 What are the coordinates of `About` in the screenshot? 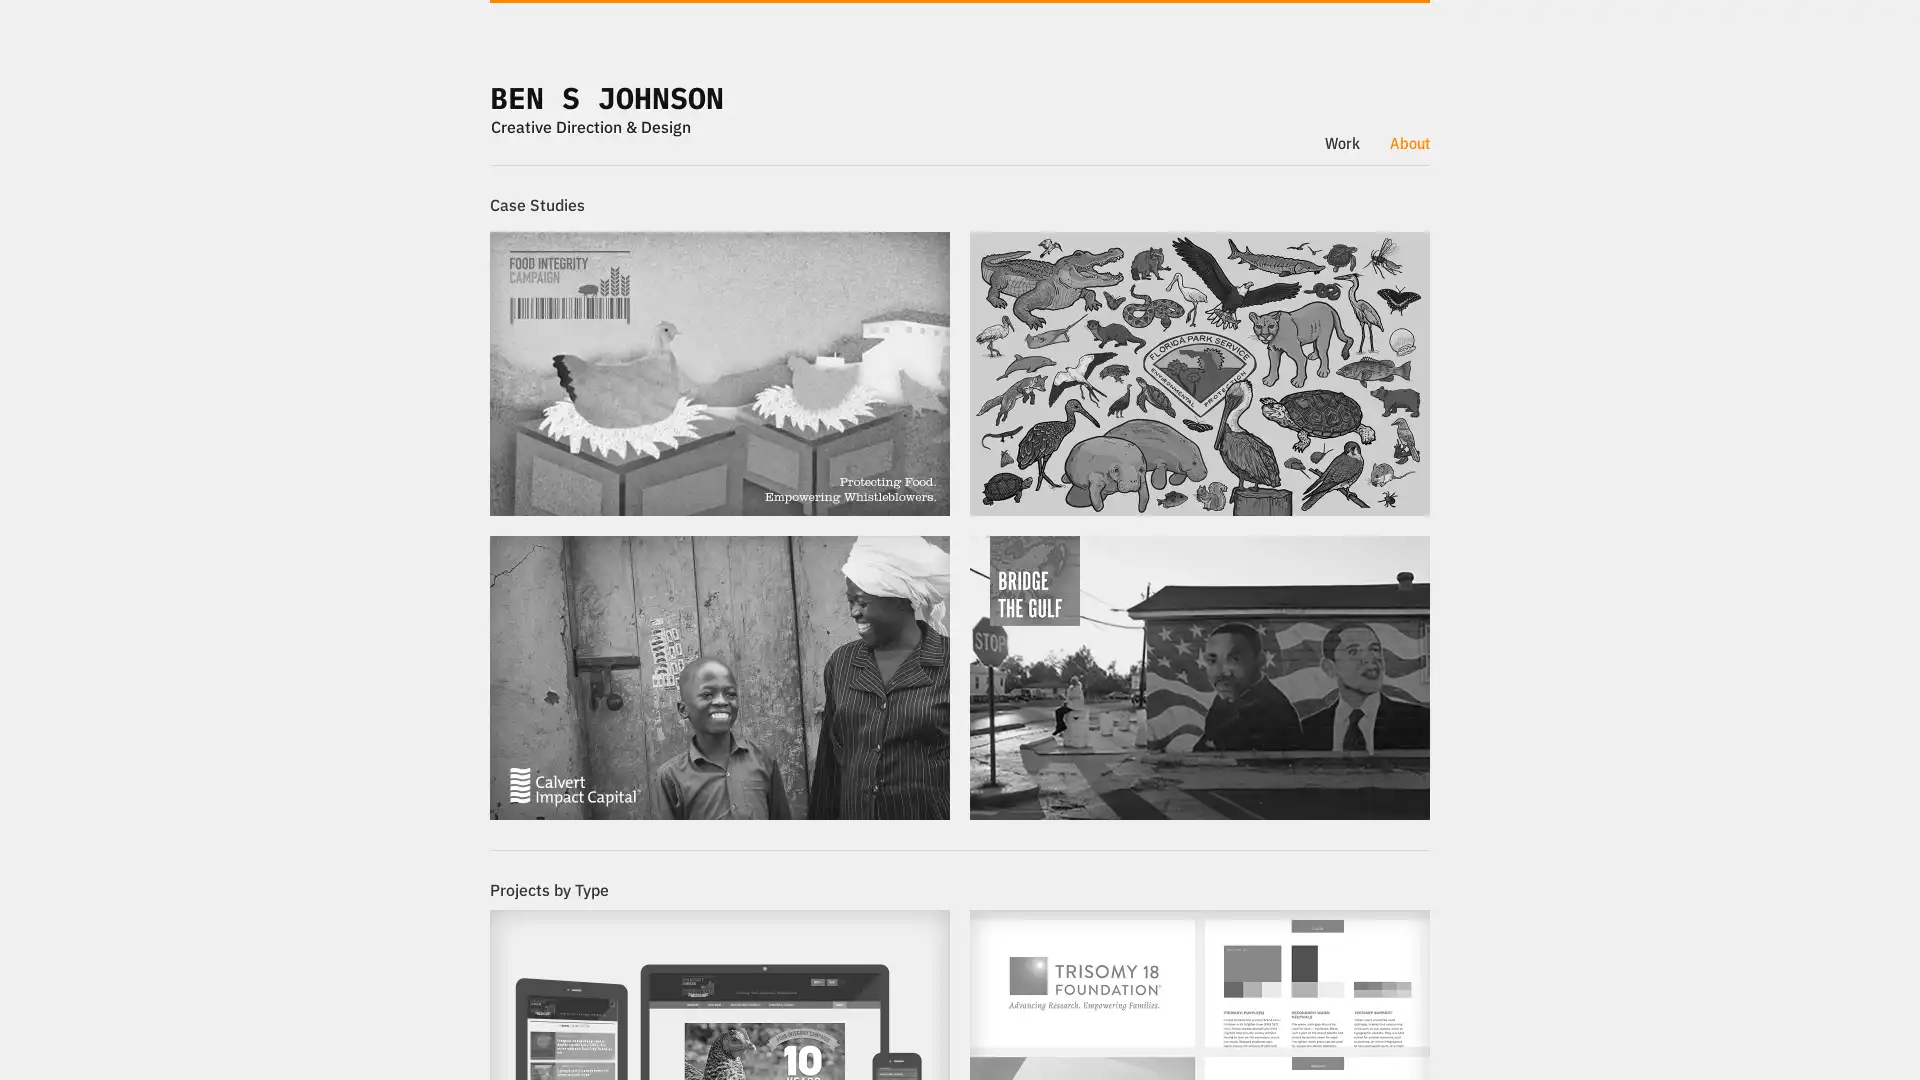 It's located at (1409, 141).